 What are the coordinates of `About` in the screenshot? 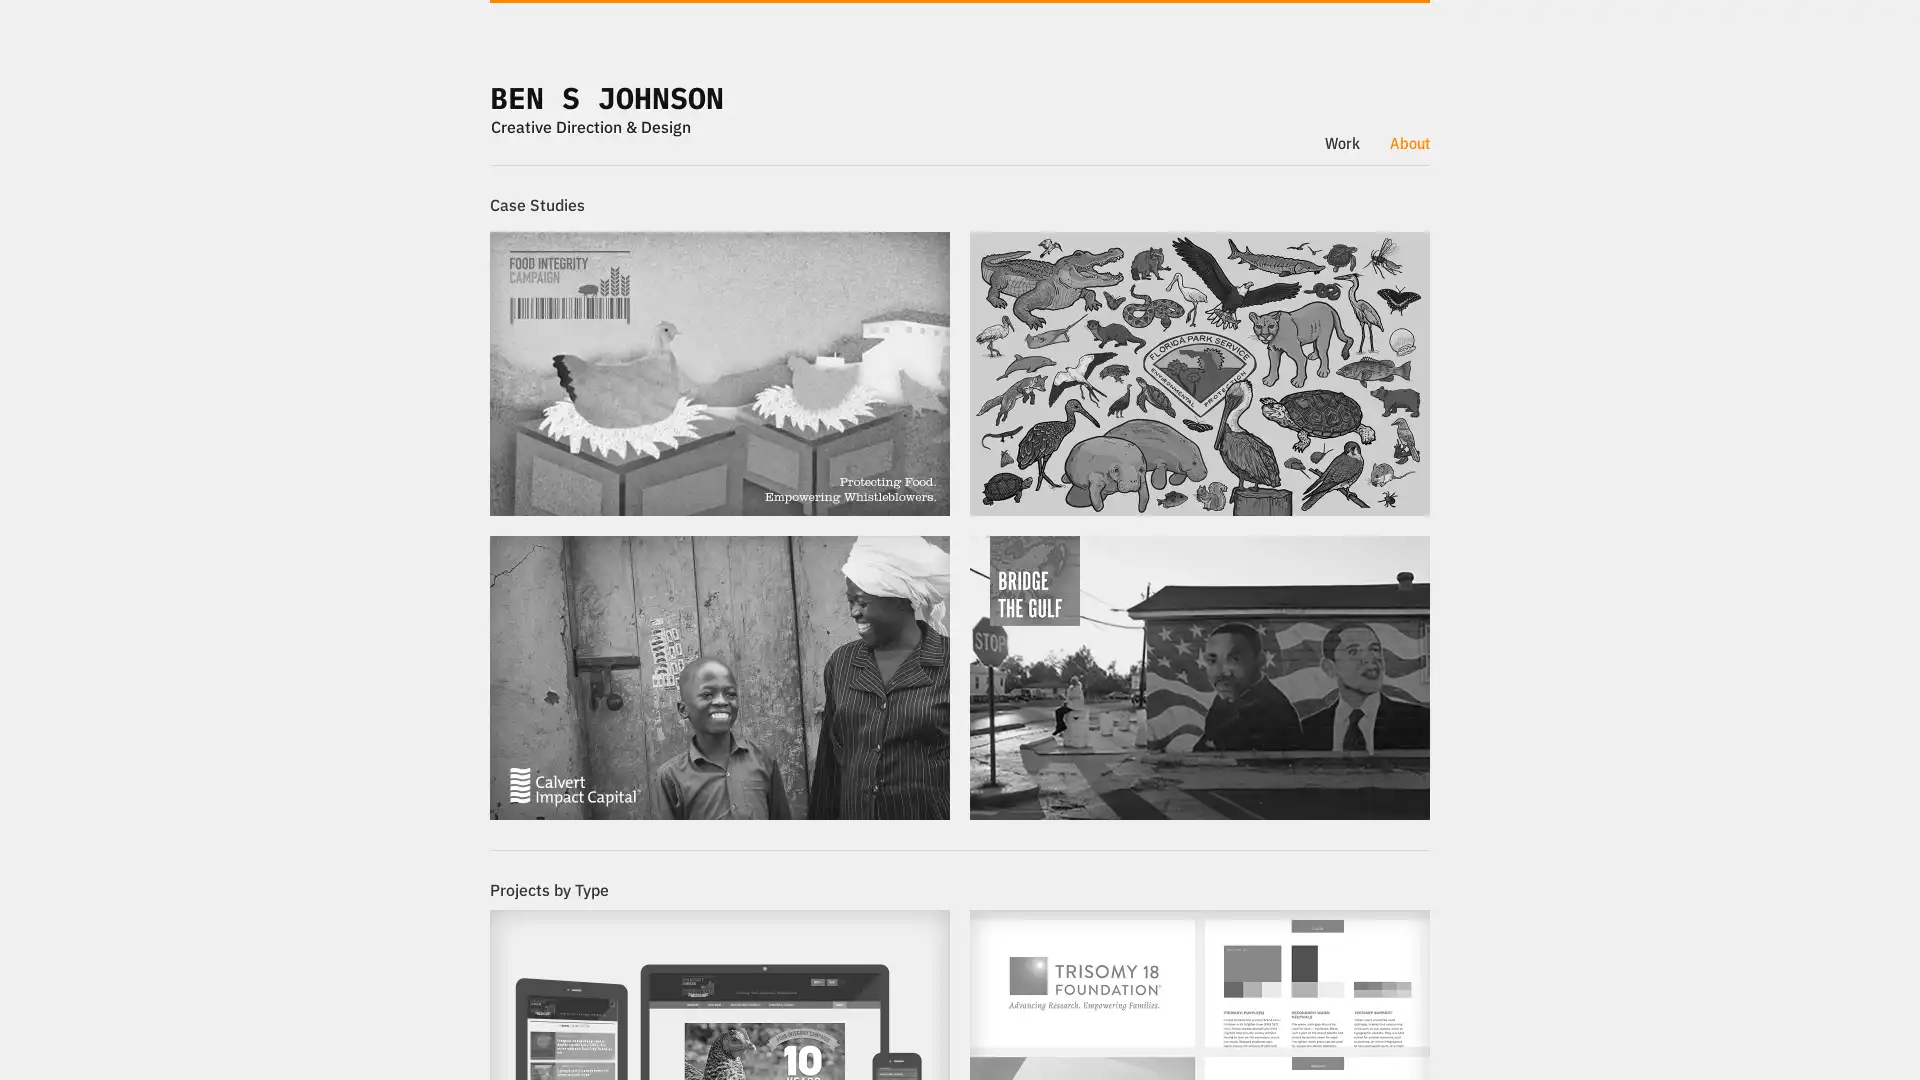 It's located at (1409, 141).